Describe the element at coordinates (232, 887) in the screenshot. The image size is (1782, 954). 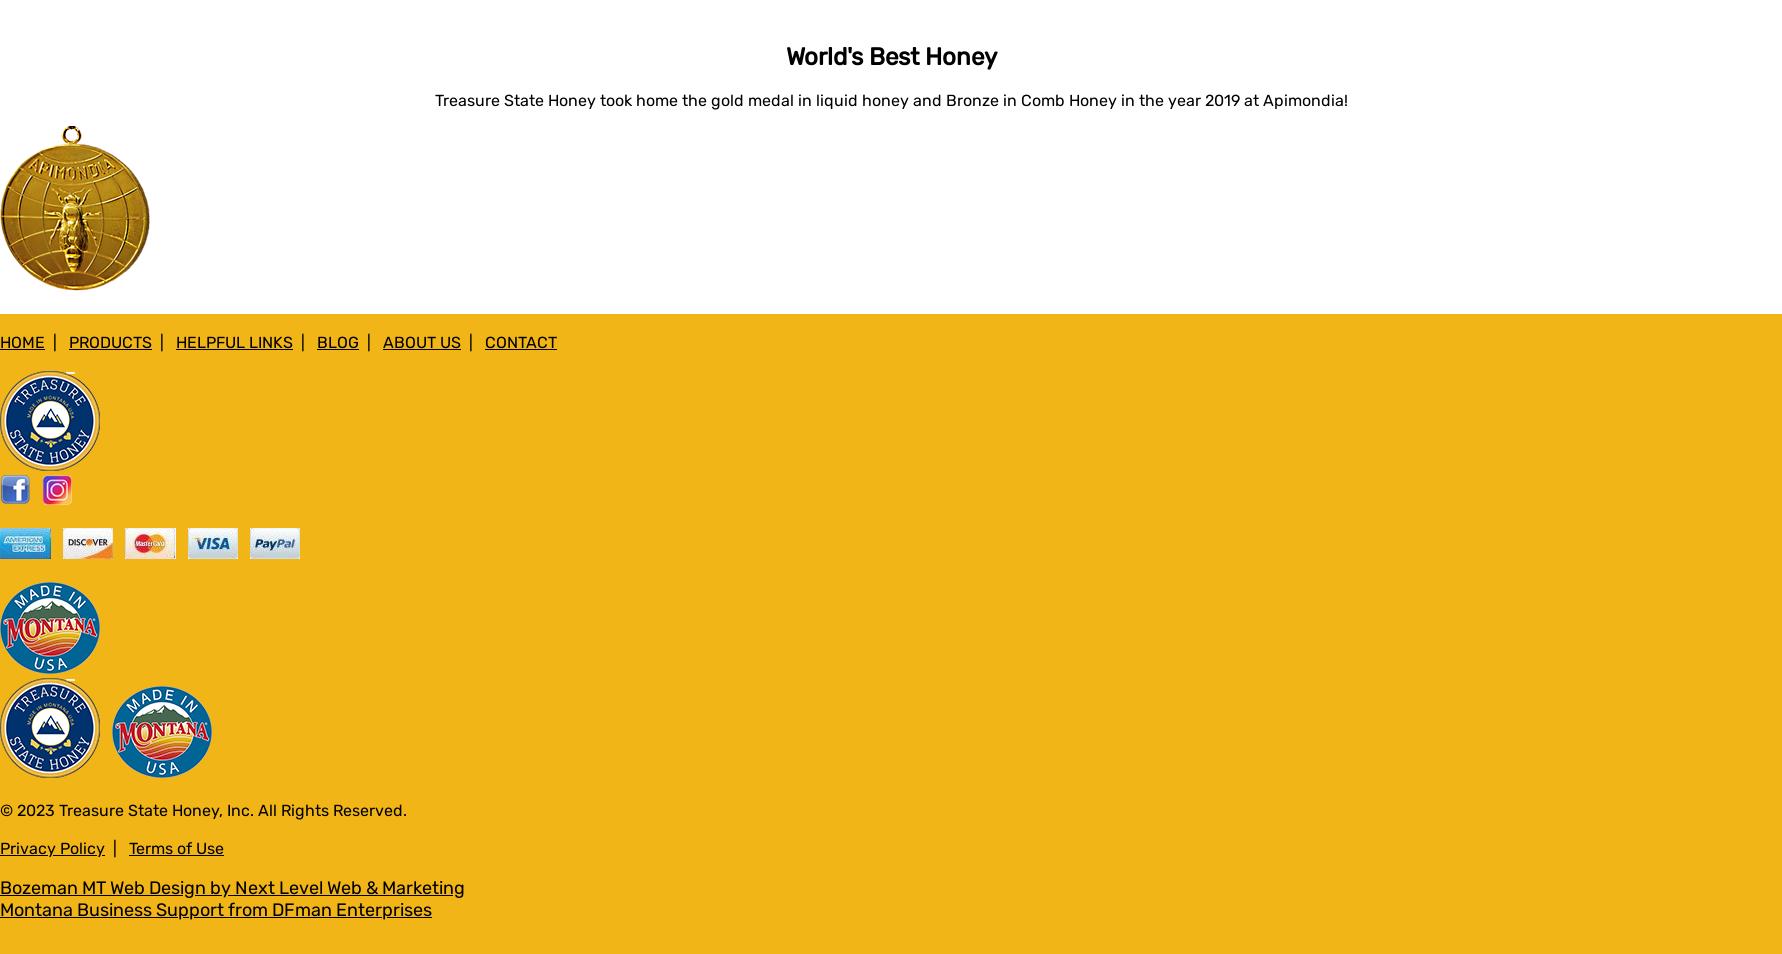
I see `'Bozeman MT Web Design by Next Level Web & Marketing'` at that location.